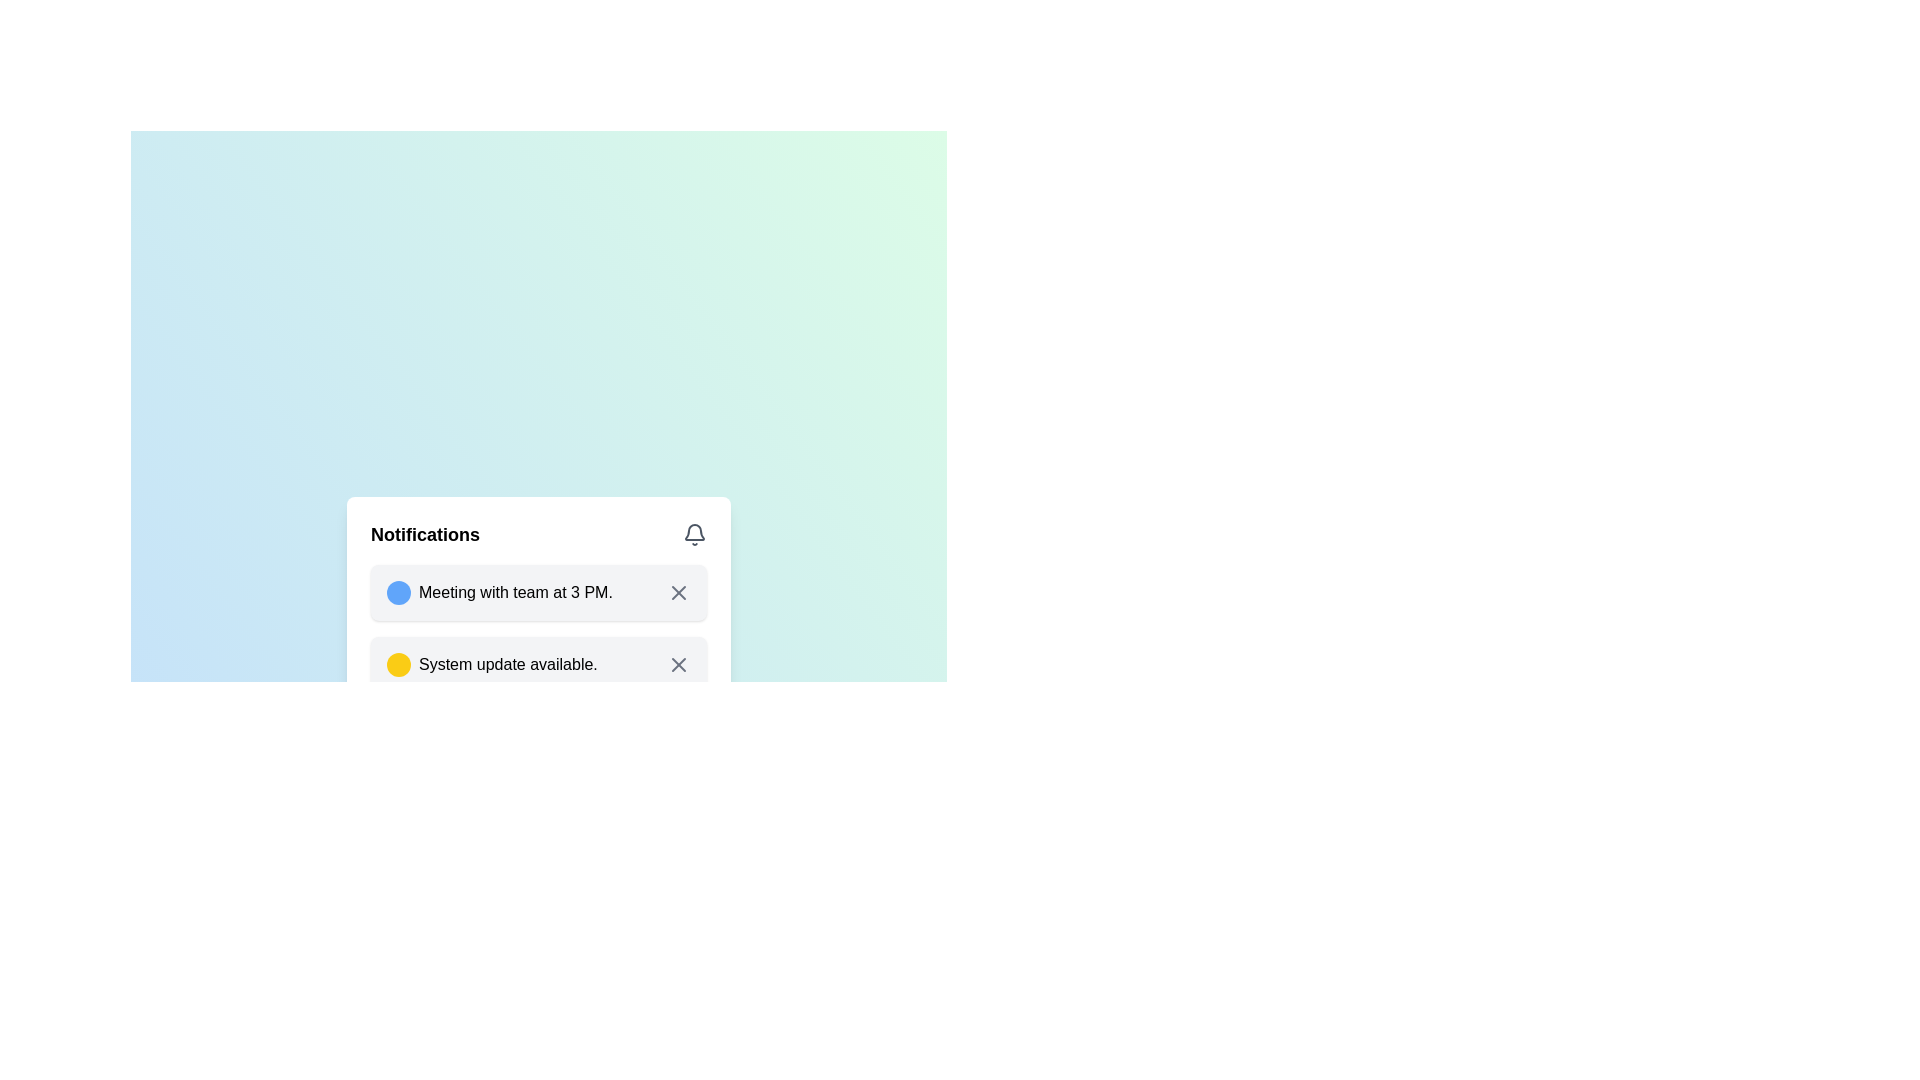 This screenshot has height=1080, width=1920. Describe the element at coordinates (424, 534) in the screenshot. I see `text of the left-aligned title label in the notifications panel, which indicates the content related to notifications` at that location.